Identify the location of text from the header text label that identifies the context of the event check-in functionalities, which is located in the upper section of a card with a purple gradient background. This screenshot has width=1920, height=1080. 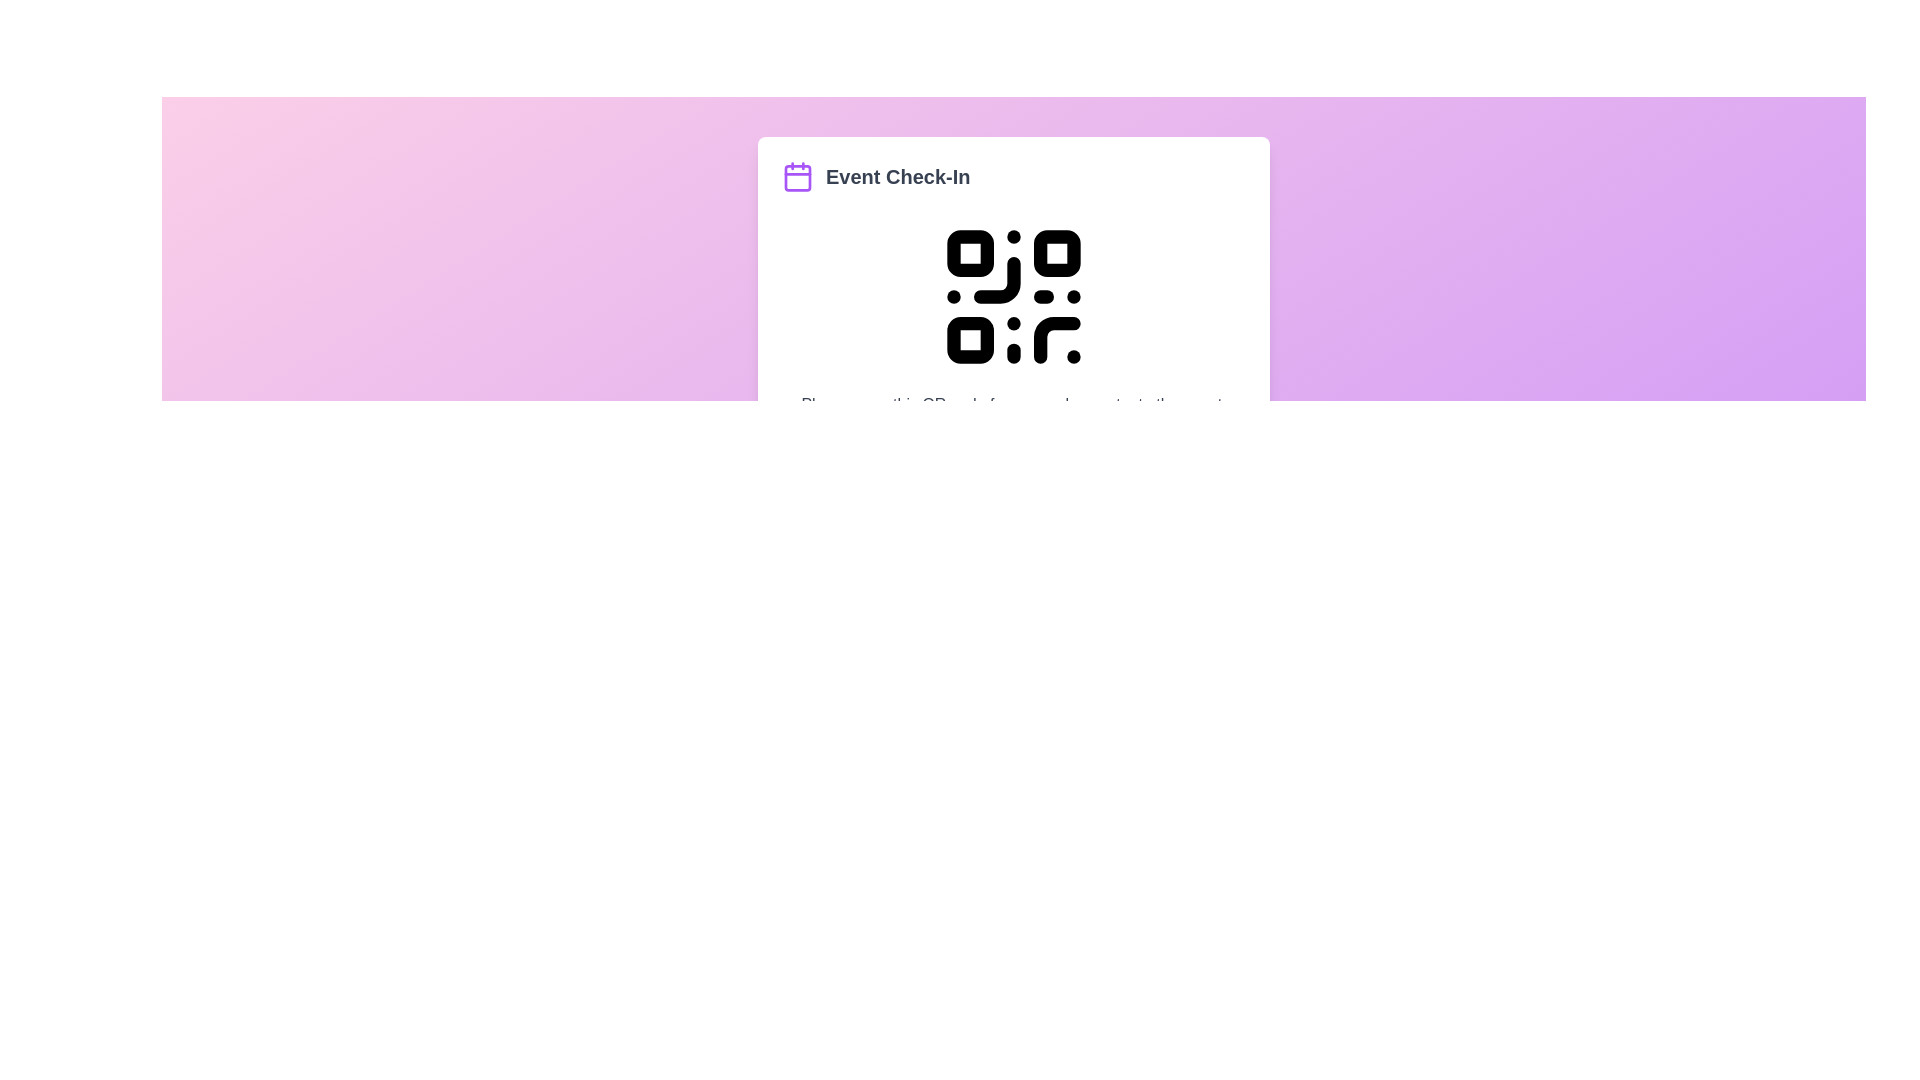
(897, 176).